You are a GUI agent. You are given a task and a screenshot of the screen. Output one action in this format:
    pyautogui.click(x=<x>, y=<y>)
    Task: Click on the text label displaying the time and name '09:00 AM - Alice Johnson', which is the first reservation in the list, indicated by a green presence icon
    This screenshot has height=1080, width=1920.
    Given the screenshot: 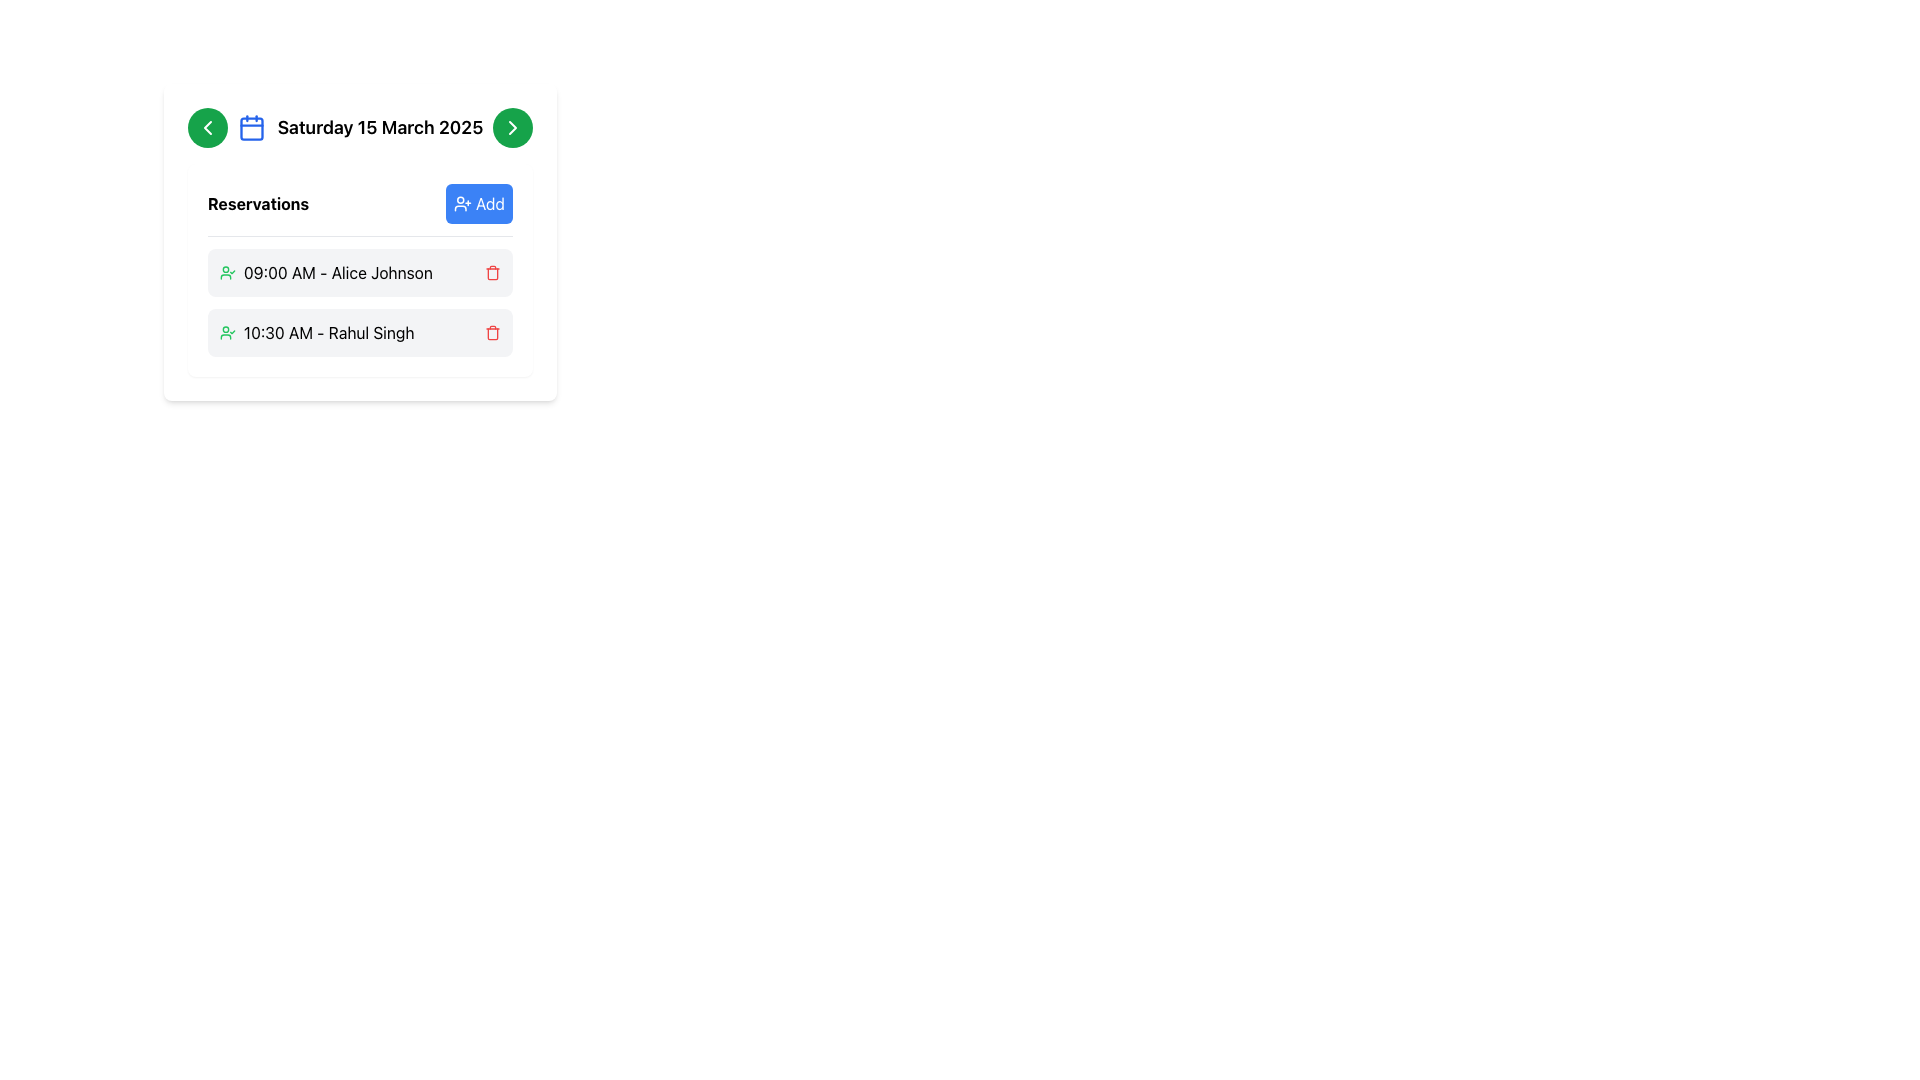 What is the action you would take?
    pyautogui.click(x=326, y=273)
    